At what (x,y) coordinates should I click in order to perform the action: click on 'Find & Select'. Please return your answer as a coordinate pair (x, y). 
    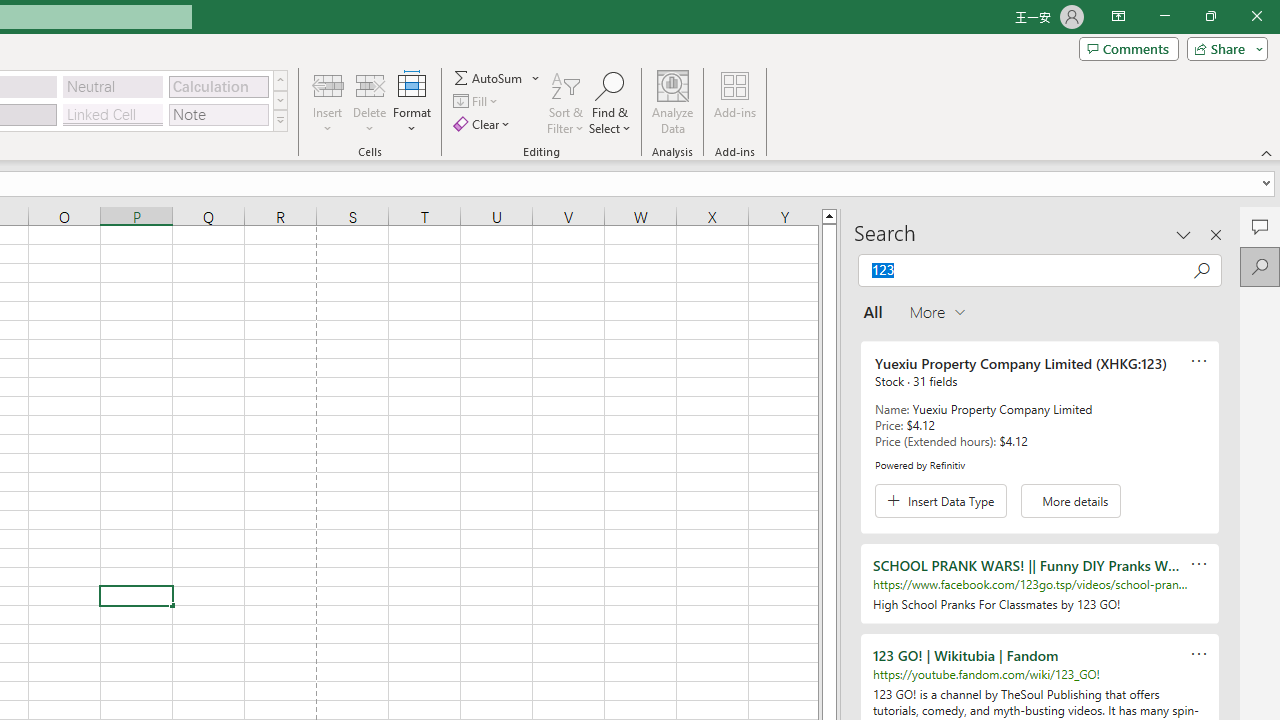
    Looking at the image, I should click on (609, 103).